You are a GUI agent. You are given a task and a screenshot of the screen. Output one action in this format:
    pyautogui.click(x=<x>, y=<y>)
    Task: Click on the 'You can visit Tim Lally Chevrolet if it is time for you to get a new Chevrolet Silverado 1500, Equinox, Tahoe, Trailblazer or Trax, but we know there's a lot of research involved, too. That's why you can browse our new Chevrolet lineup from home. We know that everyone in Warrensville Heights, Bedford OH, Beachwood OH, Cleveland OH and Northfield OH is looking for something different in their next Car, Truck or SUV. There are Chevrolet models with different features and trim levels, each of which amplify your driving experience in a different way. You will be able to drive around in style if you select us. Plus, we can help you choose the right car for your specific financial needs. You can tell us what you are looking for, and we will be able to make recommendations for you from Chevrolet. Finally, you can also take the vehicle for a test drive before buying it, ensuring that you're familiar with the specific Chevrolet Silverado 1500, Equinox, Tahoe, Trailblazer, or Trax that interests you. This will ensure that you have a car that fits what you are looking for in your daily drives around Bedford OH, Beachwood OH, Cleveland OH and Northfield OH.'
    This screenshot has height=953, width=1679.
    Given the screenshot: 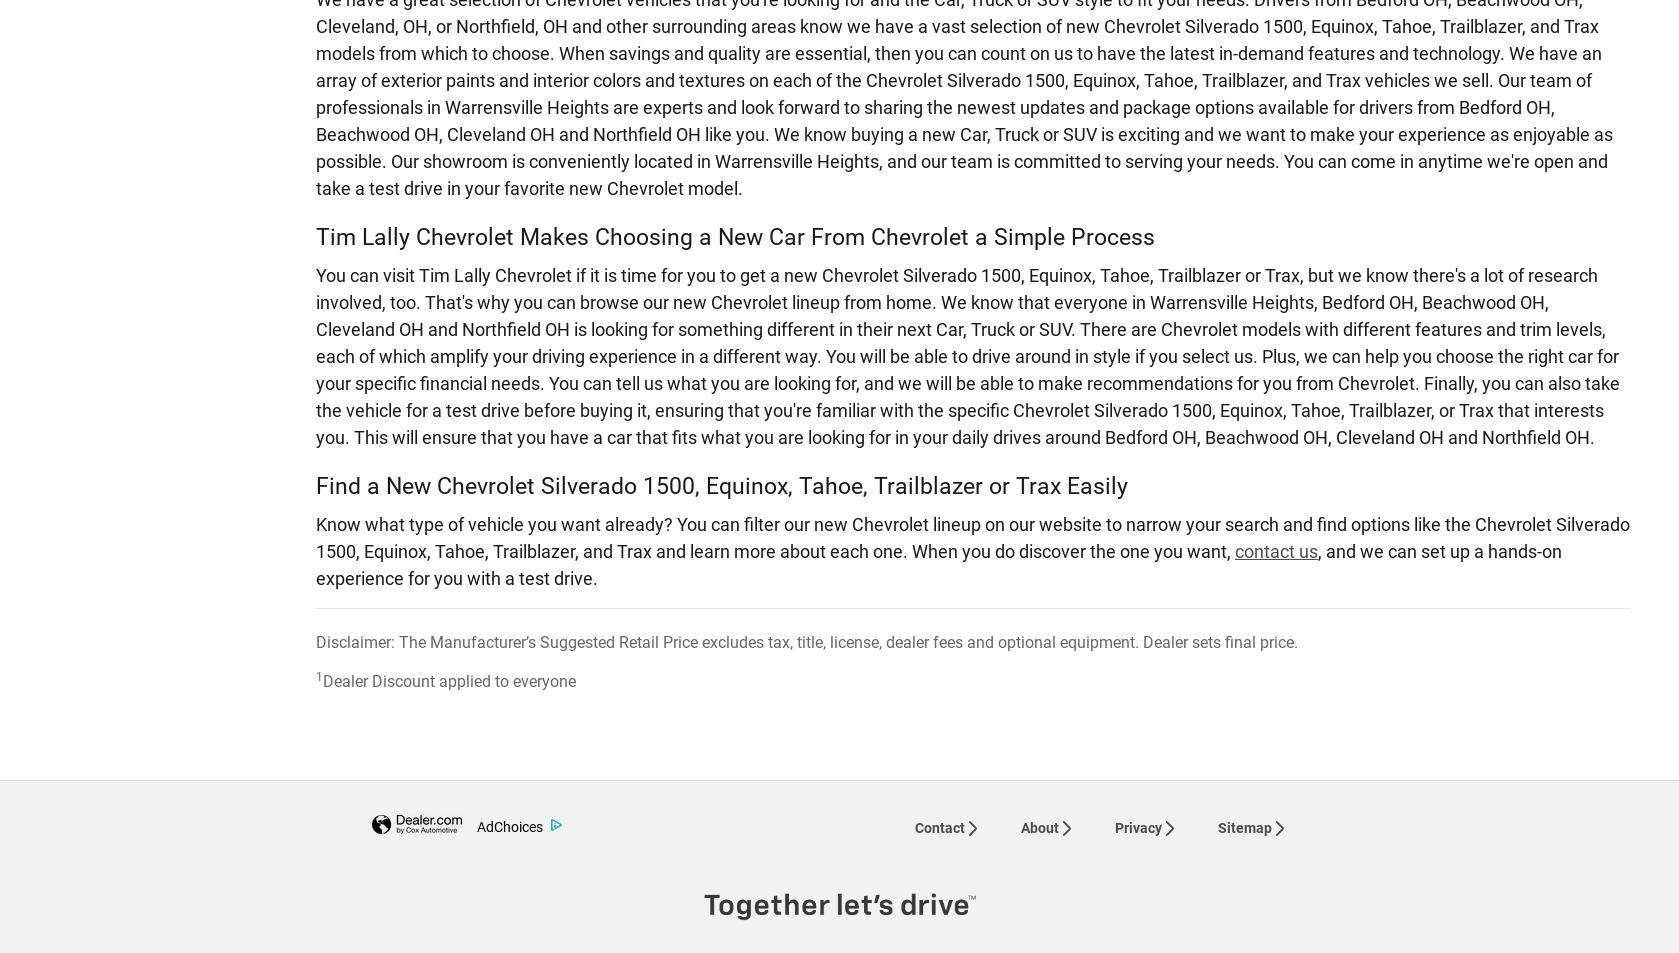 What is the action you would take?
    pyautogui.click(x=966, y=354)
    